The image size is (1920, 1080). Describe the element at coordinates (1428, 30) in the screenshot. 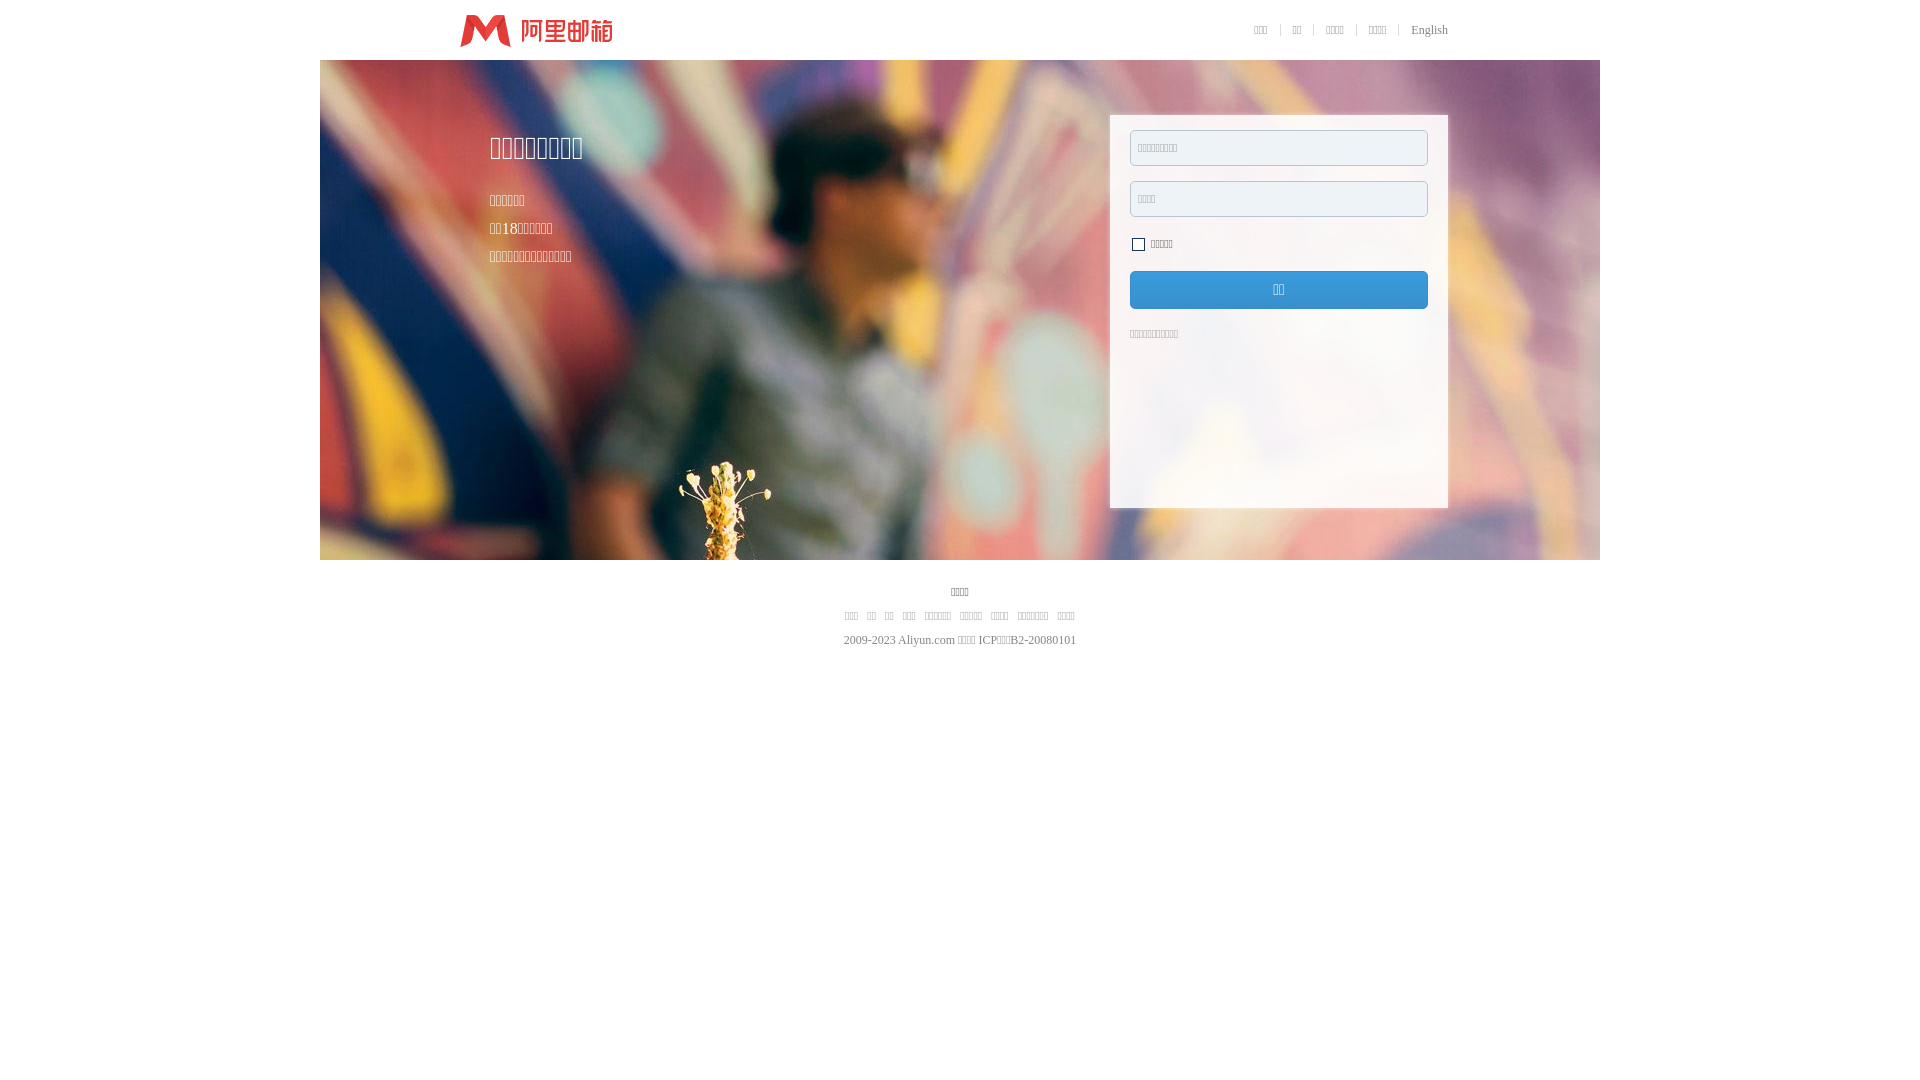

I see `'English'` at that location.